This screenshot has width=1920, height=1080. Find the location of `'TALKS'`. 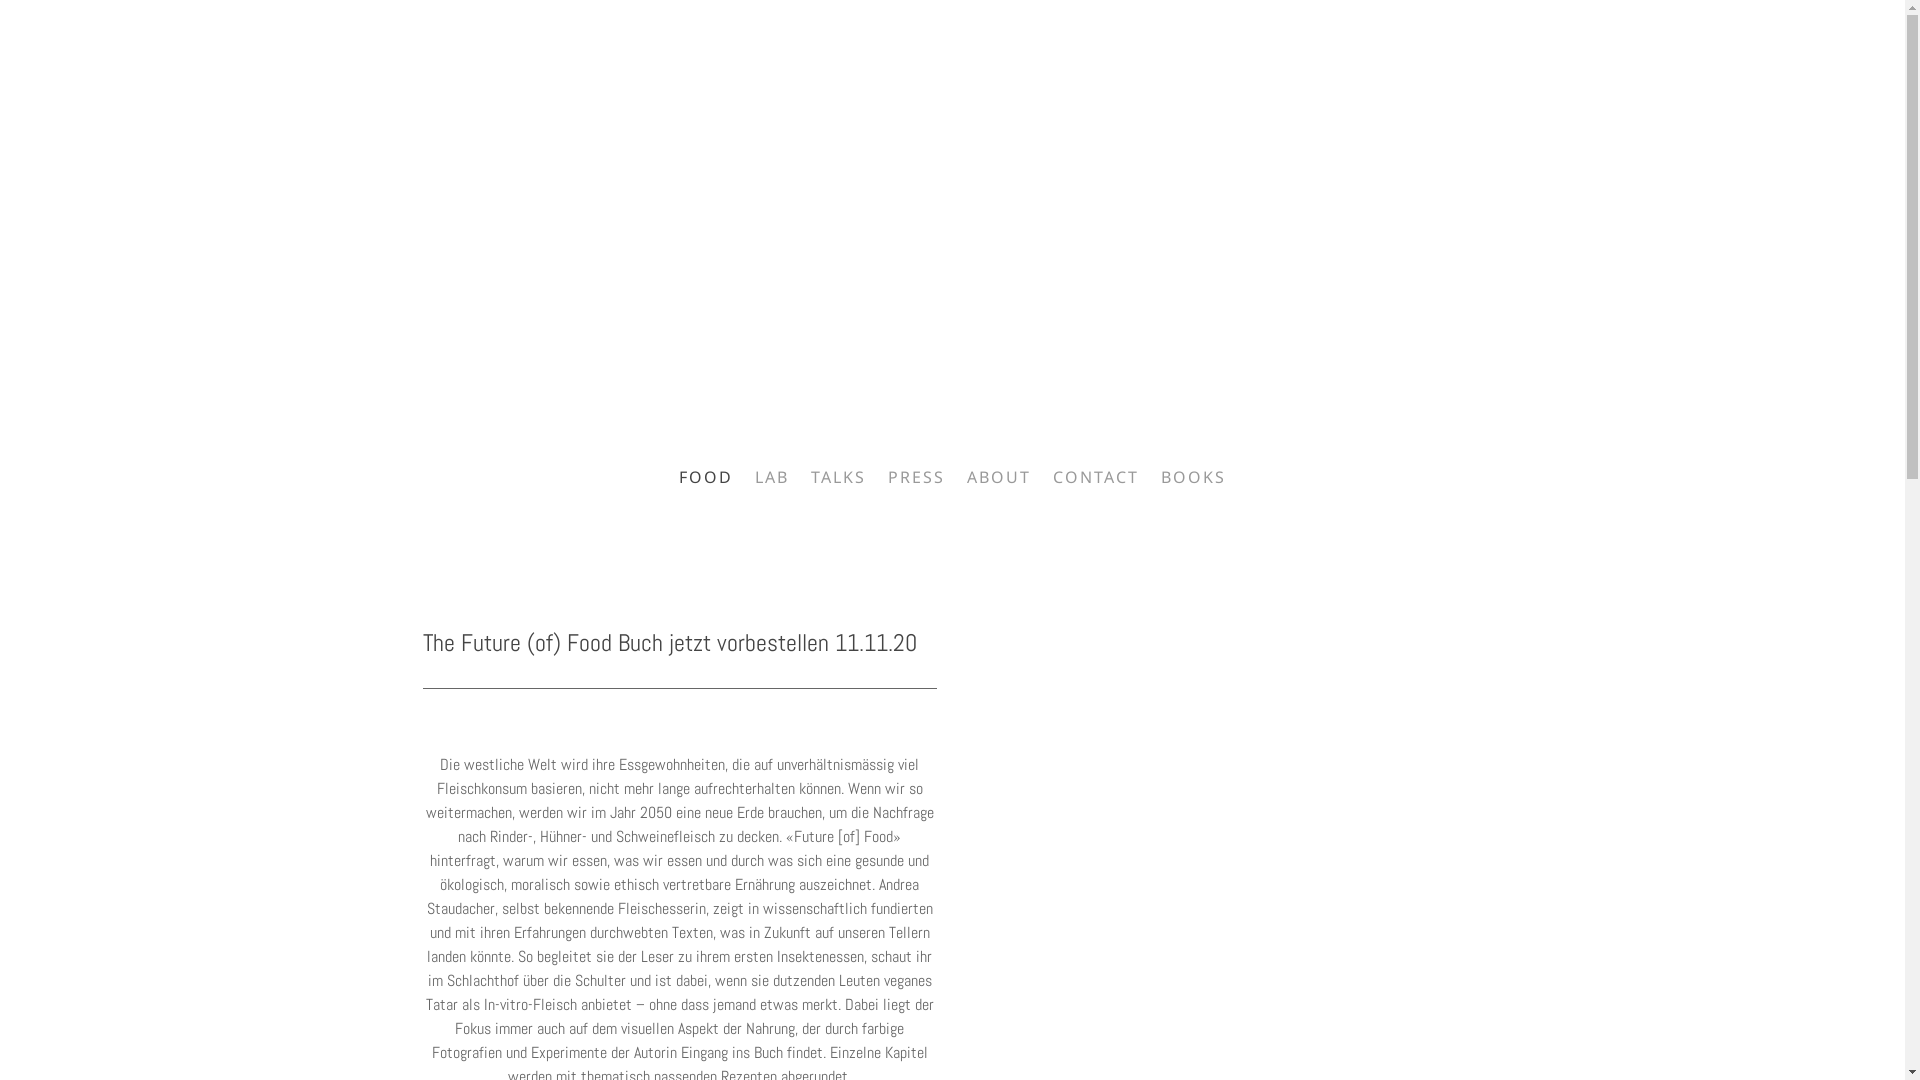

'TALKS' is located at coordinates (800, 477).